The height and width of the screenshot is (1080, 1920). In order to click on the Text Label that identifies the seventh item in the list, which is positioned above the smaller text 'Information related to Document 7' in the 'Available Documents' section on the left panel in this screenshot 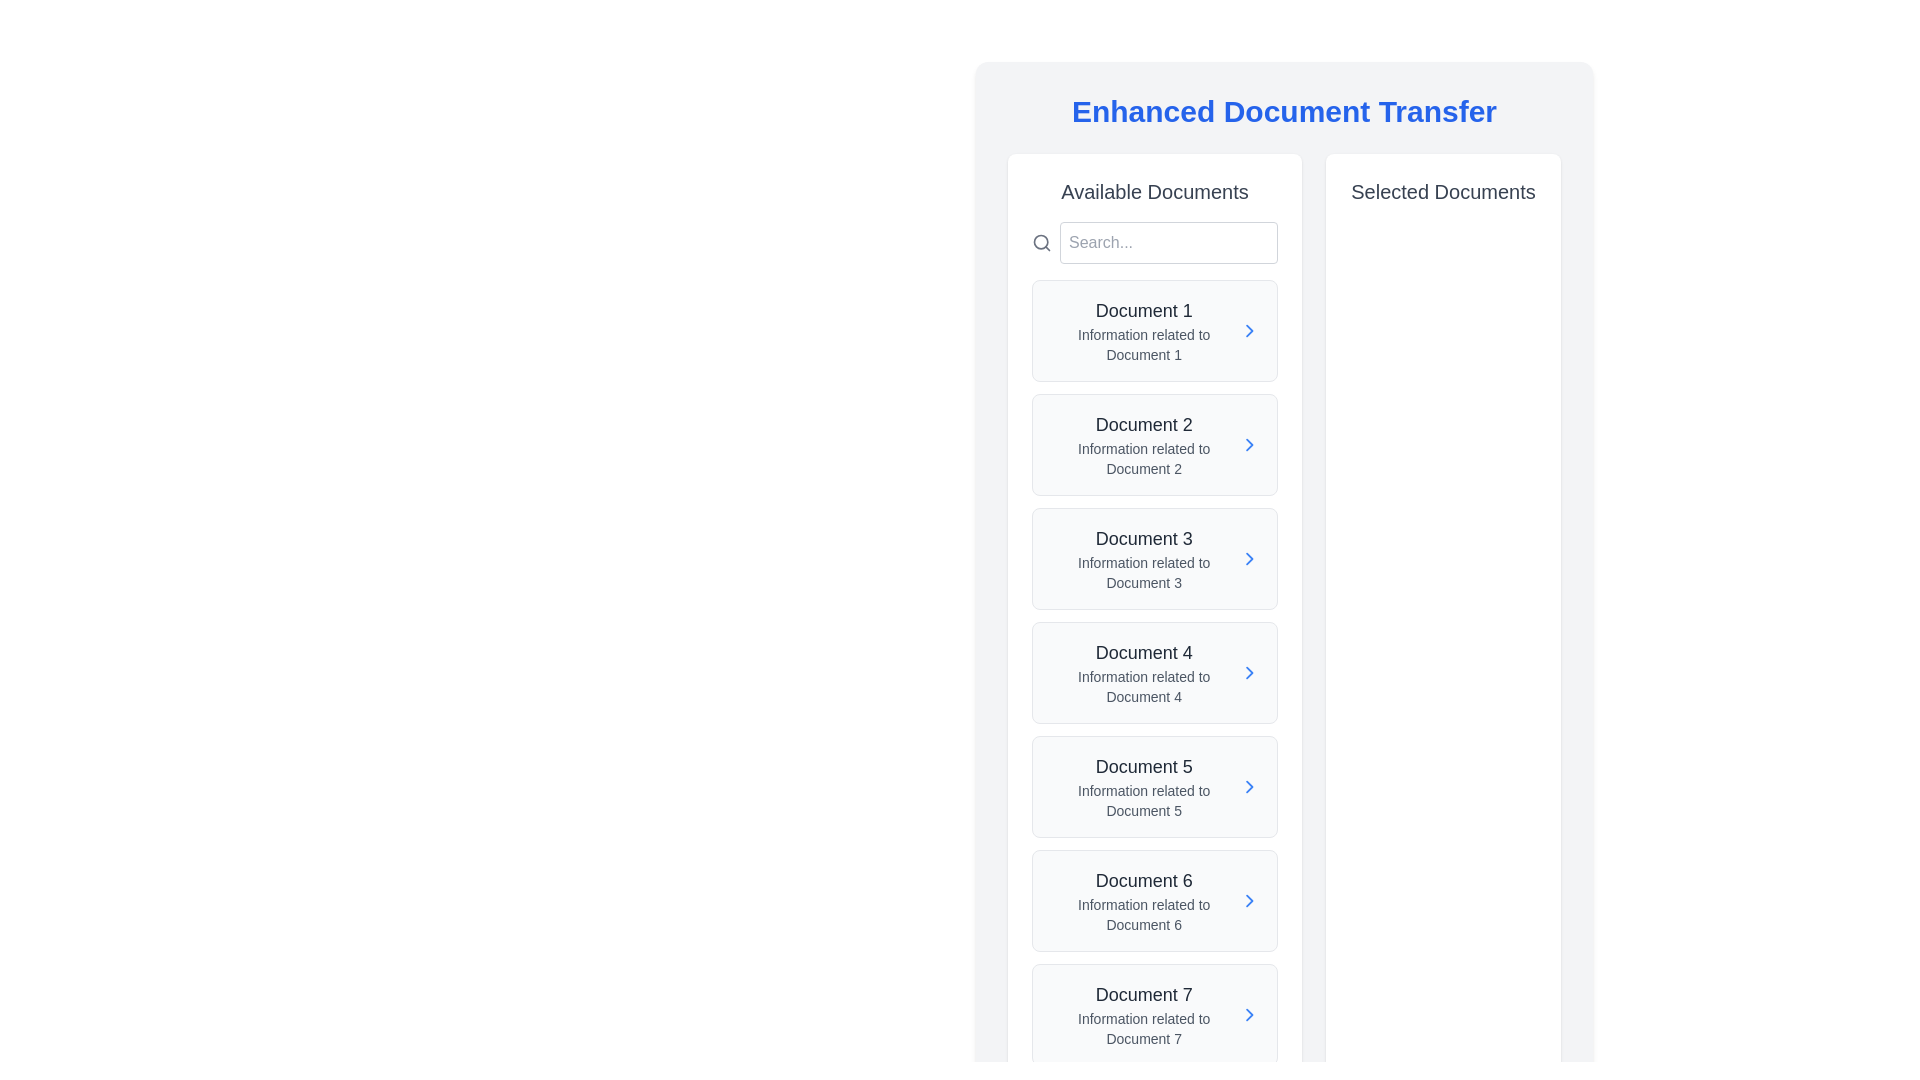, I will do `click(1144, 995)`.